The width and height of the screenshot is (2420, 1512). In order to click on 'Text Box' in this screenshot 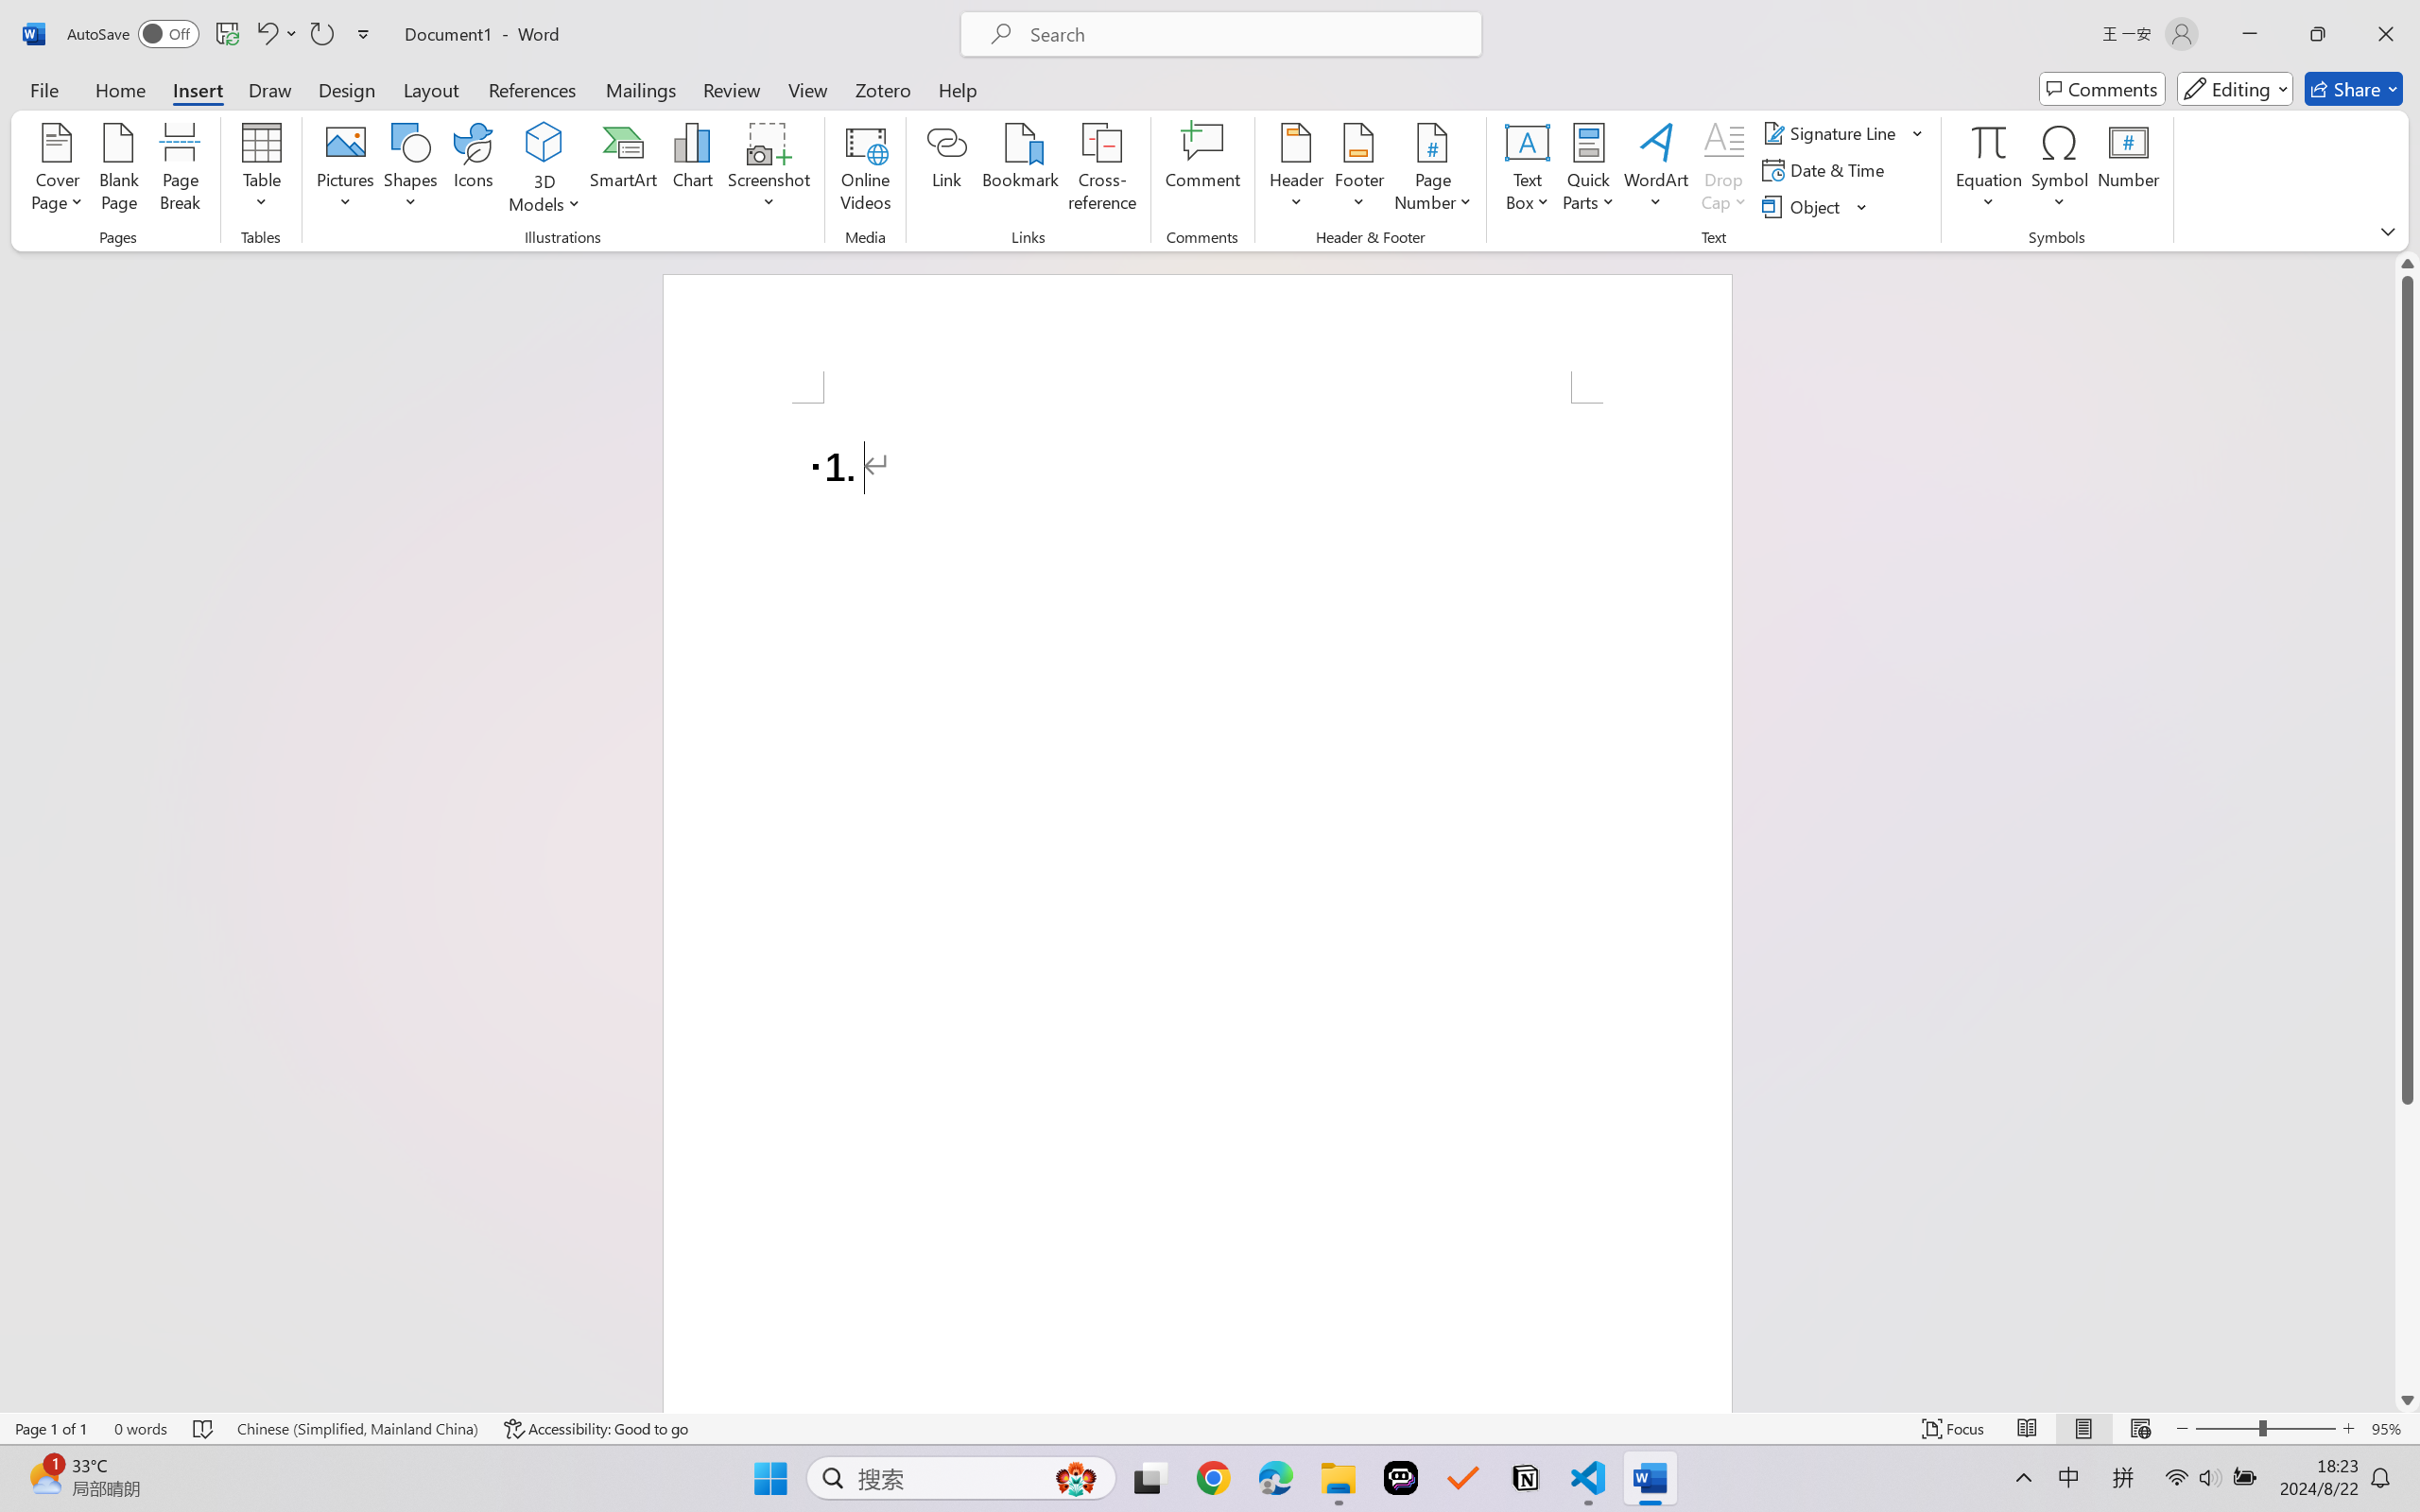, I will do `click(1527, 170)`.